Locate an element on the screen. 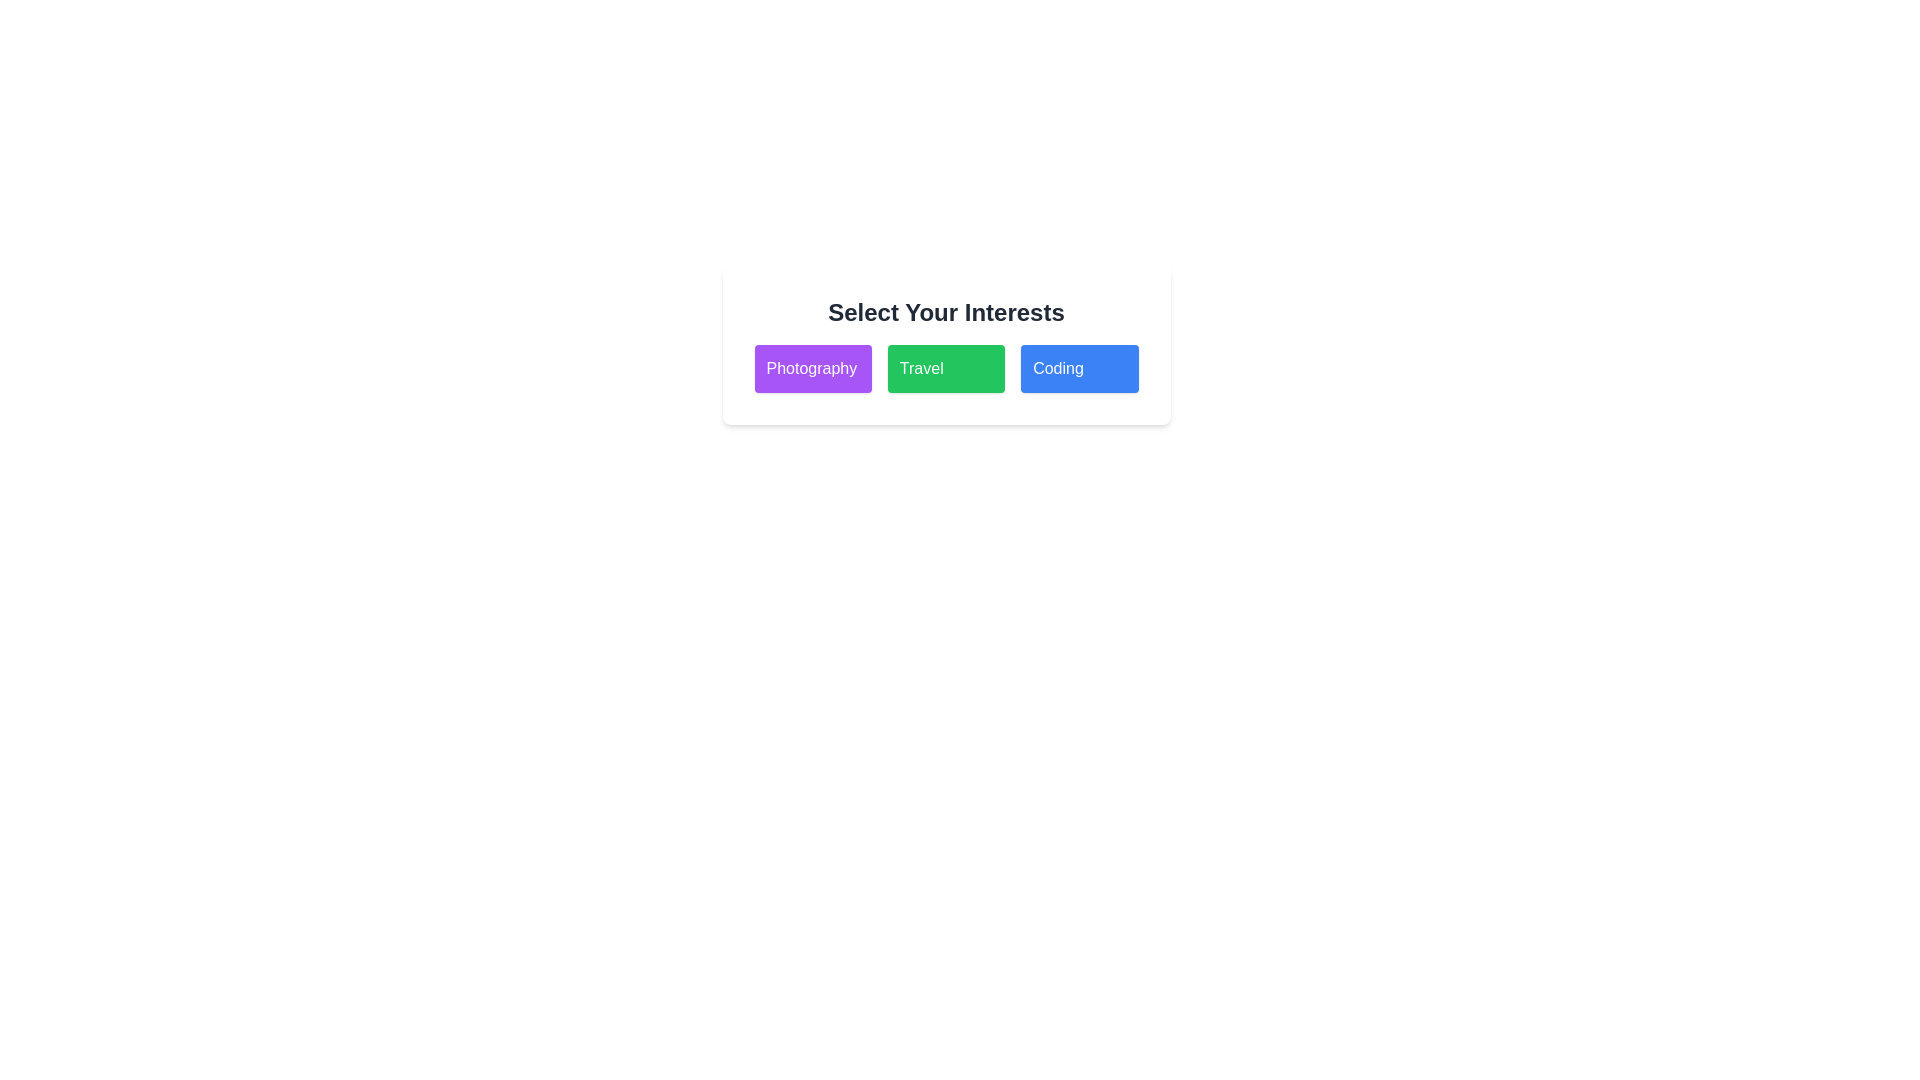 The width and height of the screenshot is (1920, 1080). the tag Travel to observe the hover effect is located at coordinates (944, 369).